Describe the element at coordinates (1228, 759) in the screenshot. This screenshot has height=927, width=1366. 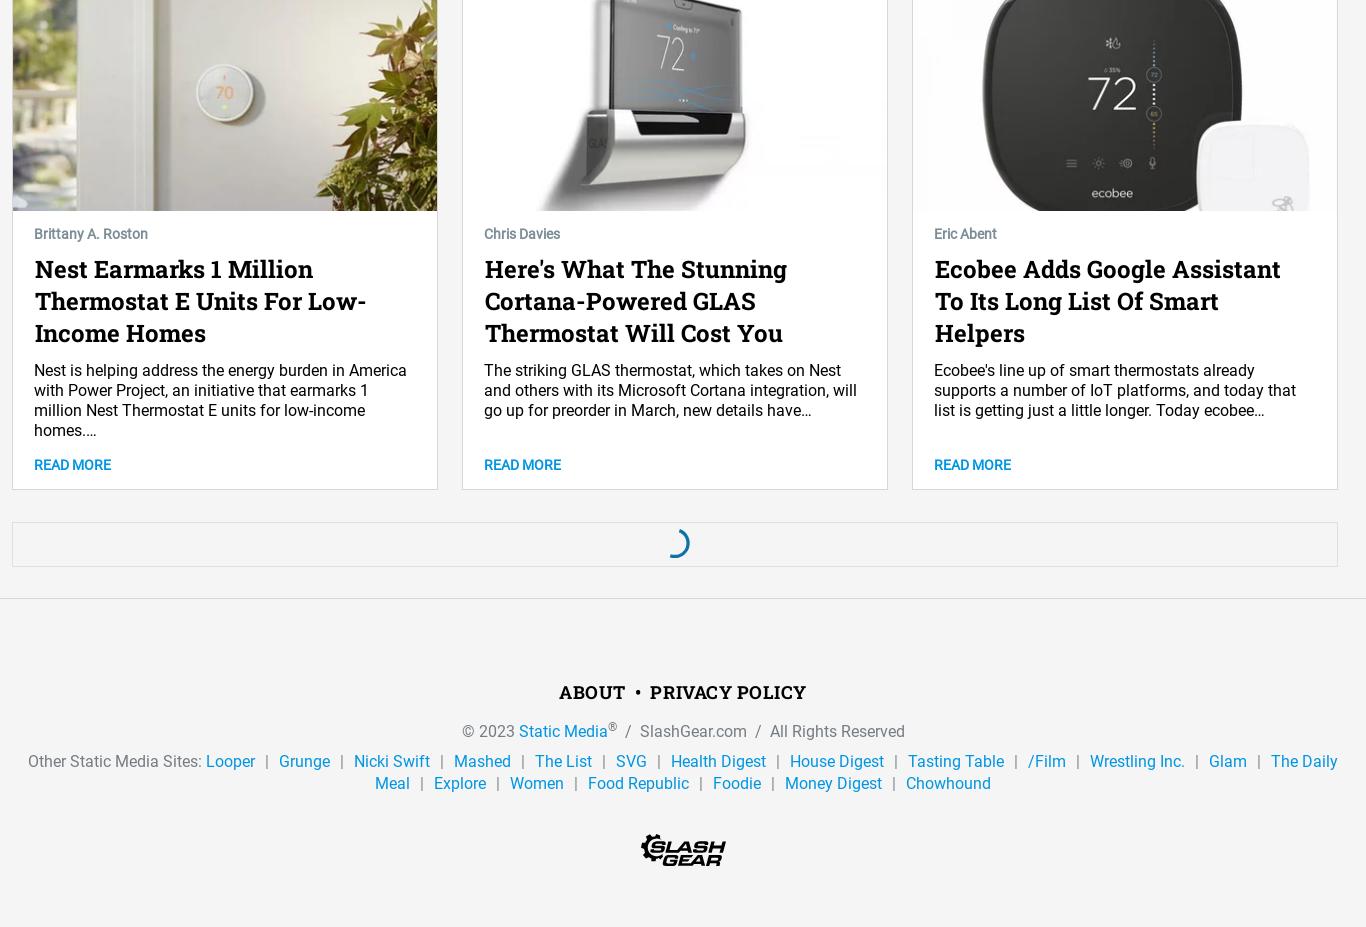
I see `'Glam'` at that location.